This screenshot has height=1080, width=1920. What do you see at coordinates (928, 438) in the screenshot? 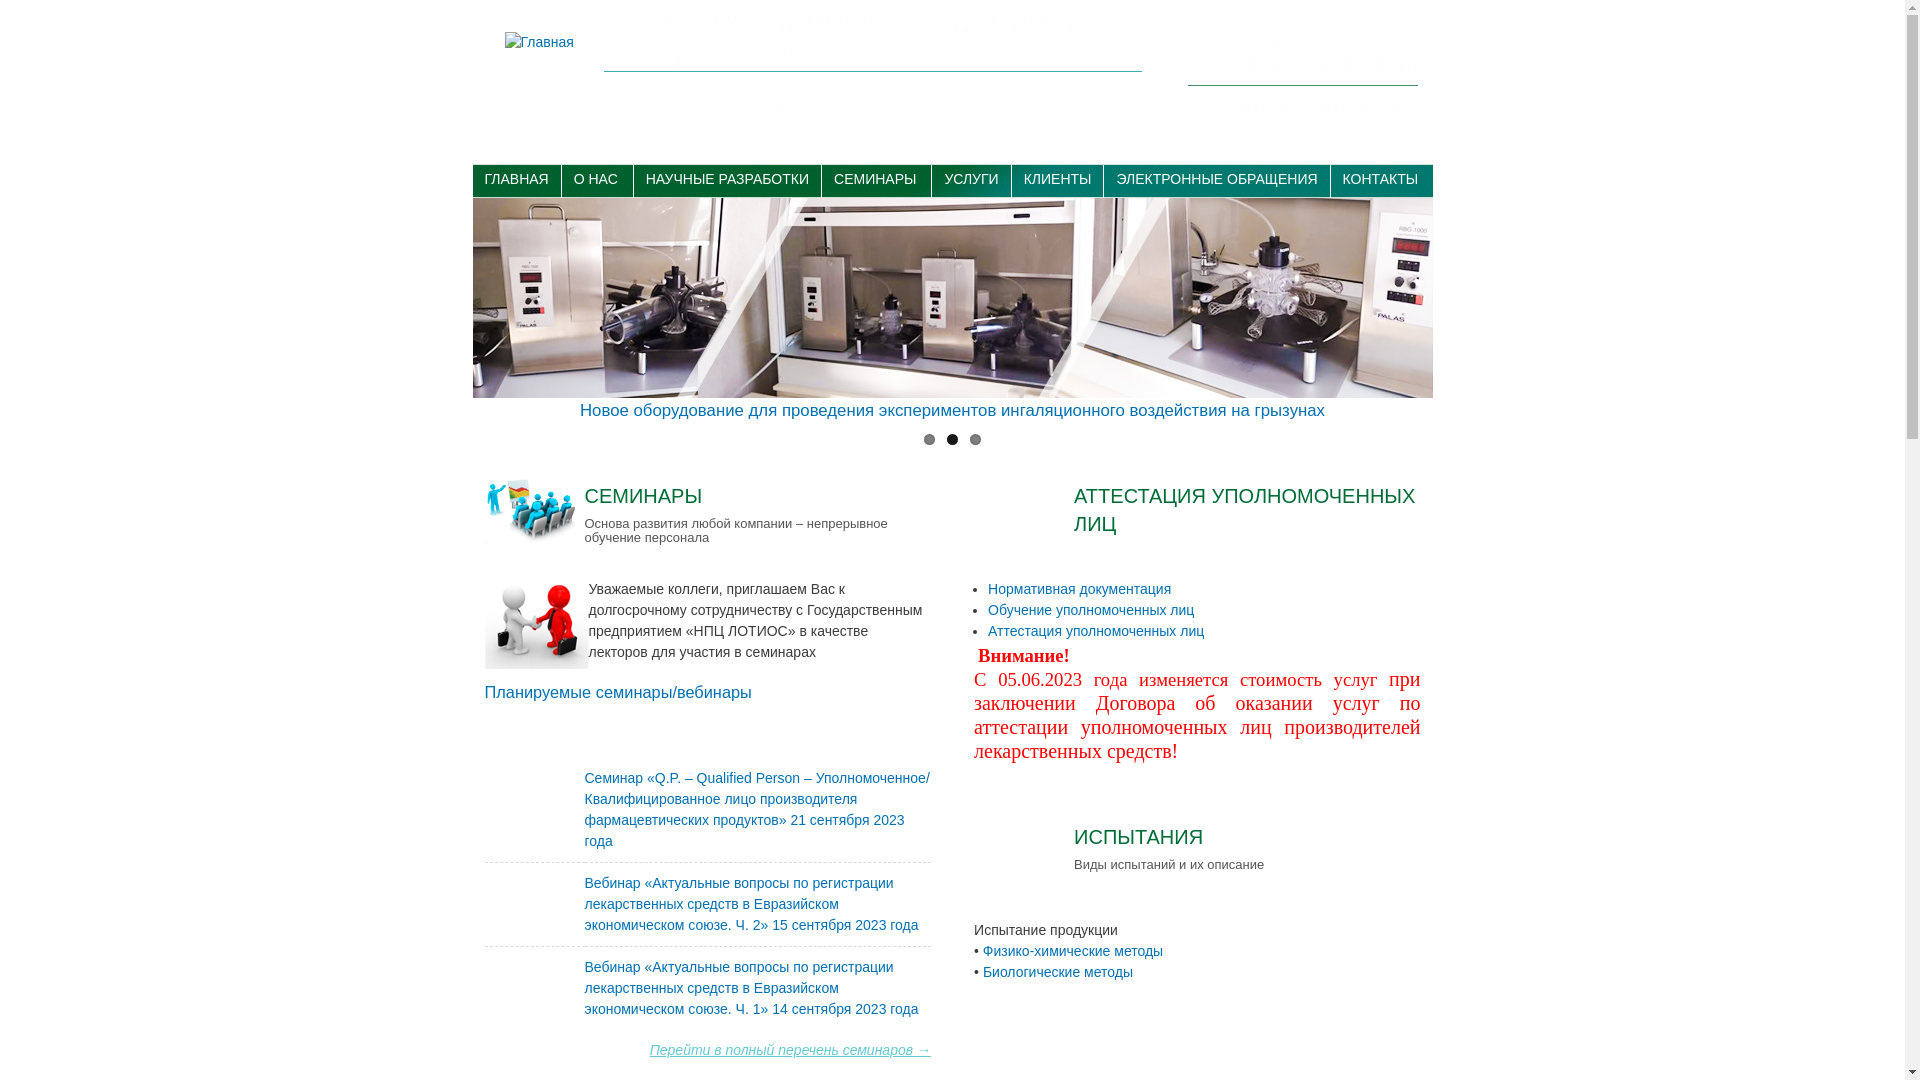
I see `'1'` at bounding box center [928, 438].